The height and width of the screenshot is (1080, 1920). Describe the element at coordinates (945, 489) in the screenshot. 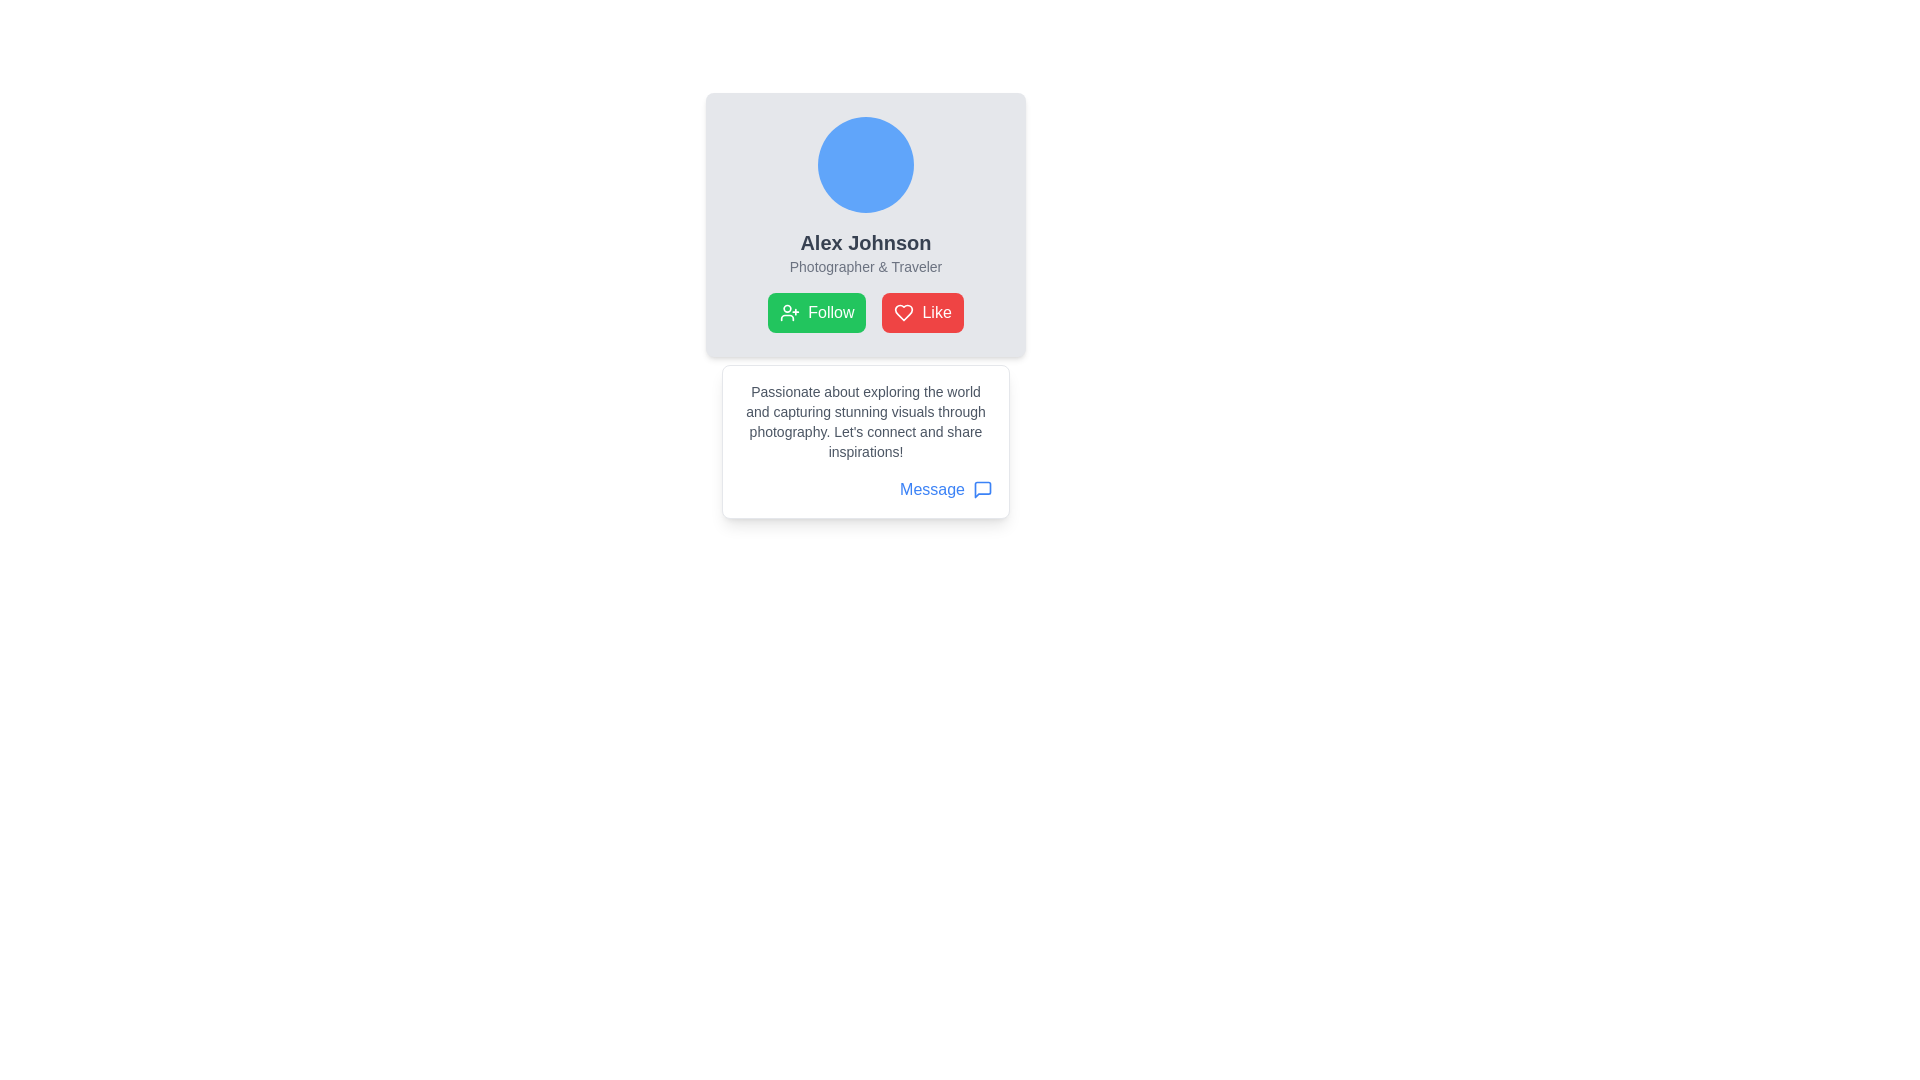

I see `the interactive button located at the bottom-right of the card-like structure` at that location.